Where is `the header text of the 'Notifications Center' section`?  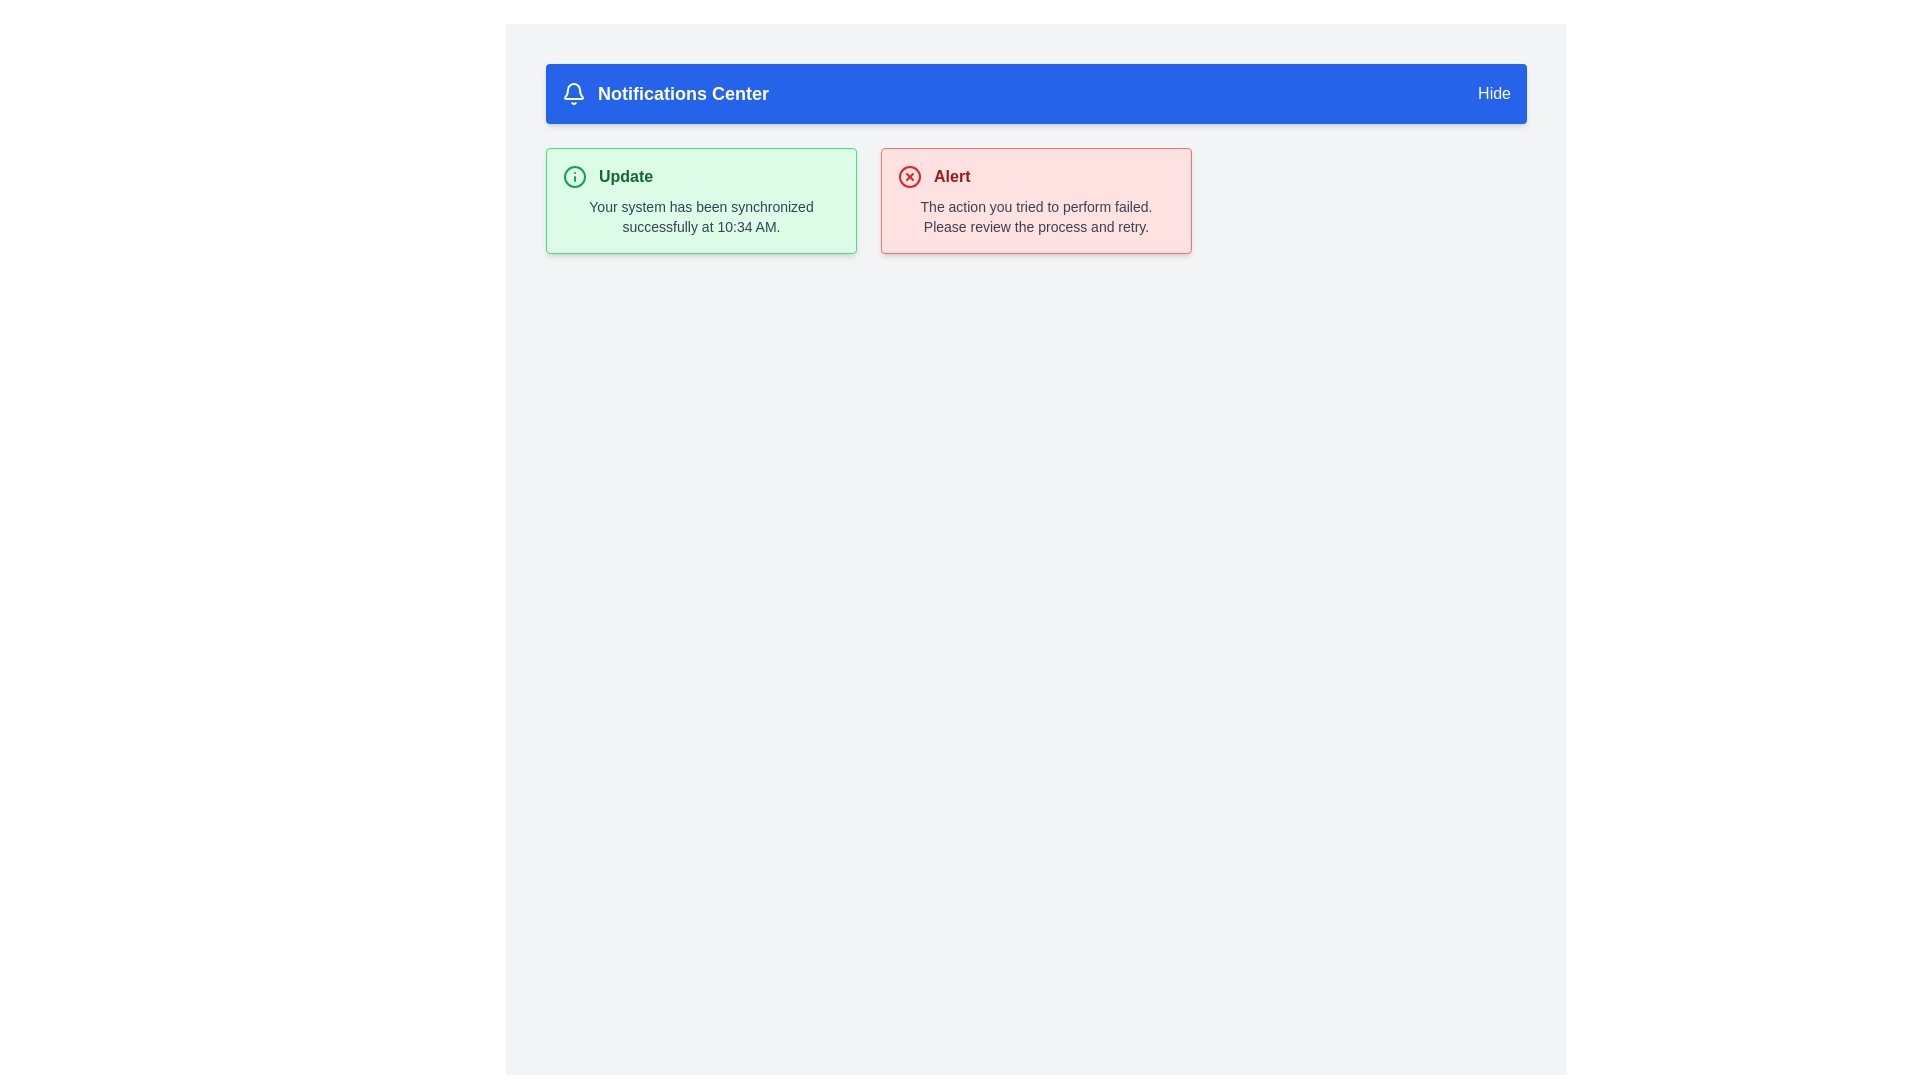 the header text of the 'Notifications Center' section is located at coordinates (665, 93).